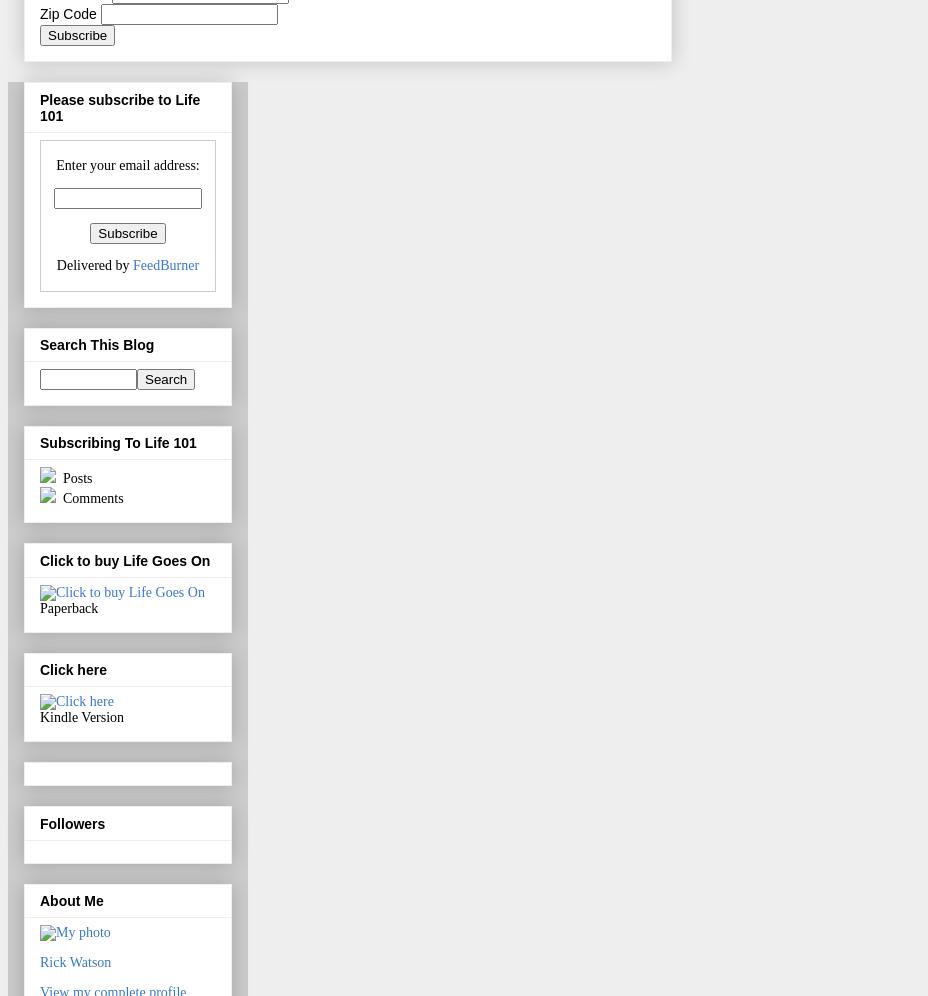 The height and width of the screenshot is (996, 928). Describe the element at coordinates (54, 264) in the screenshot. I see `'Delivered by'` at that location.